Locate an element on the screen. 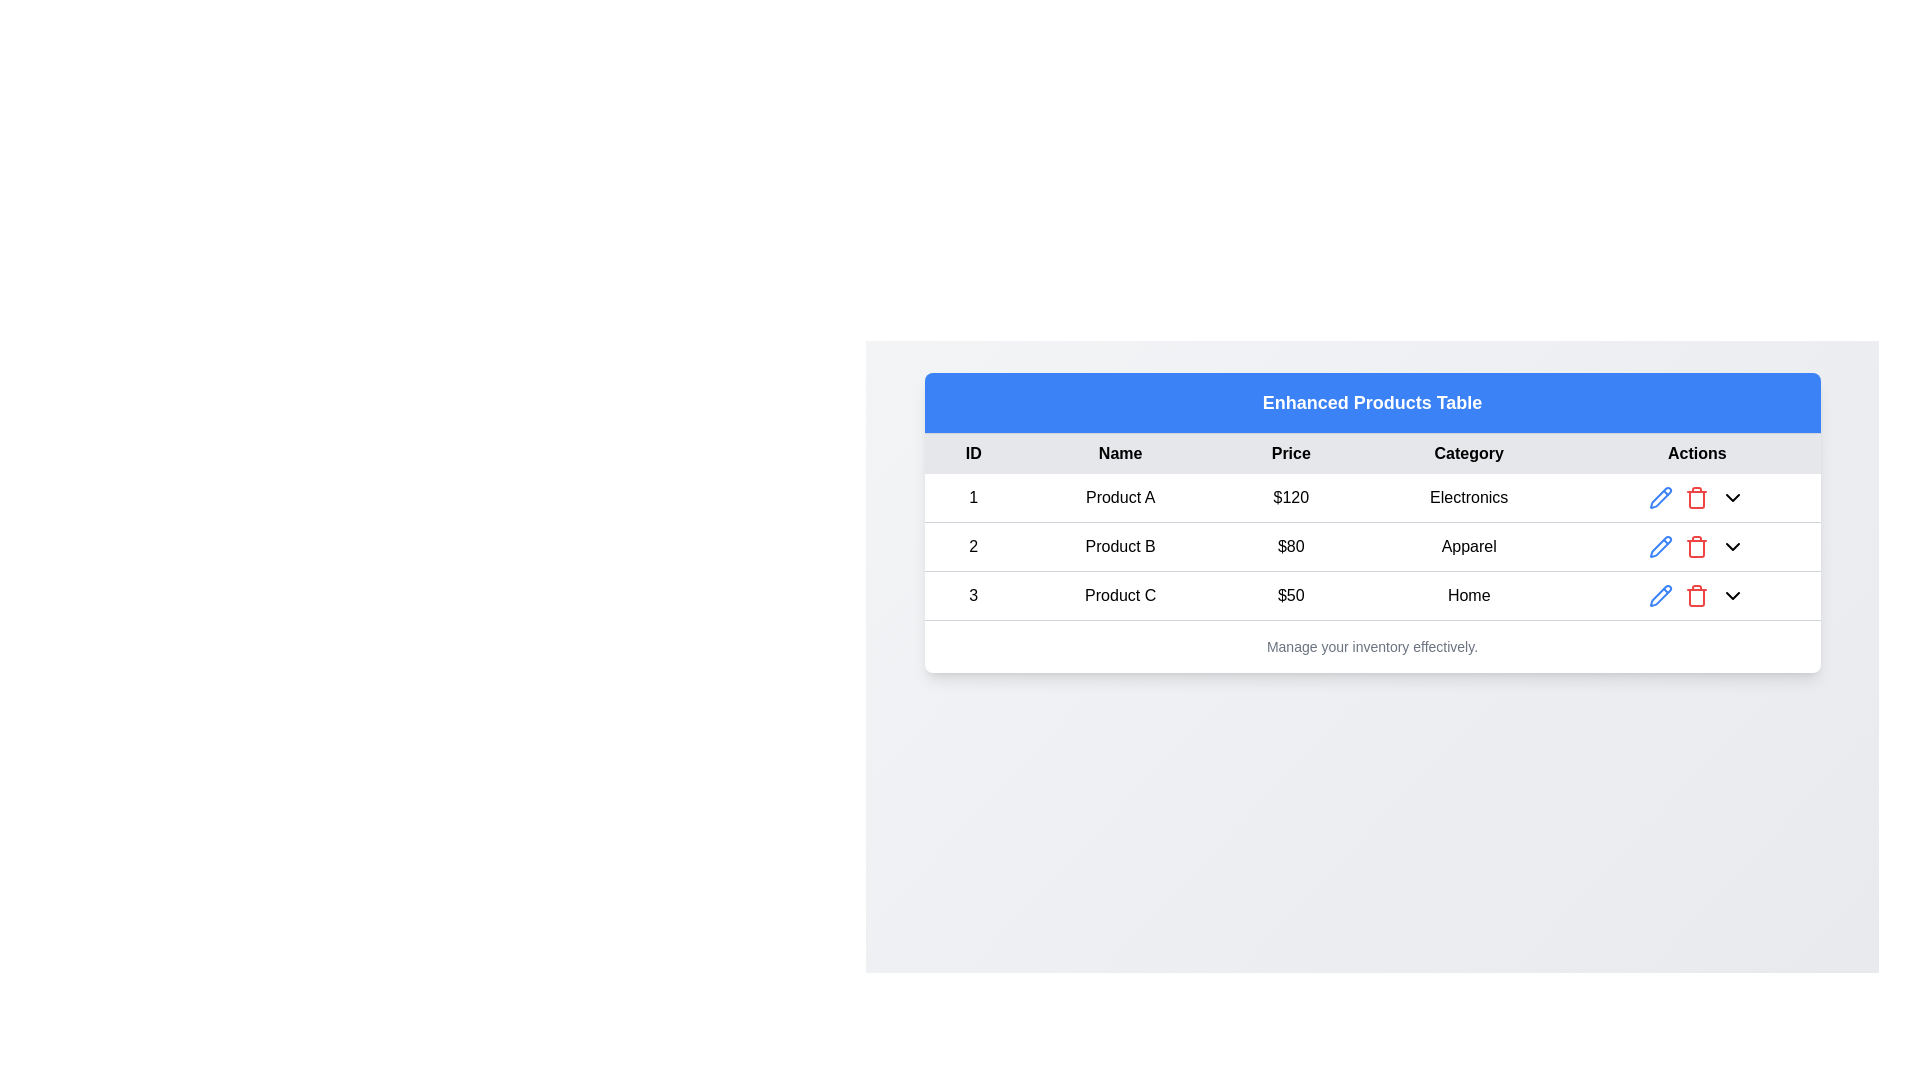  the numeric element '1' in the first cell of the first row of the table associated with 'Product A' is located at coordinates (973, 497).